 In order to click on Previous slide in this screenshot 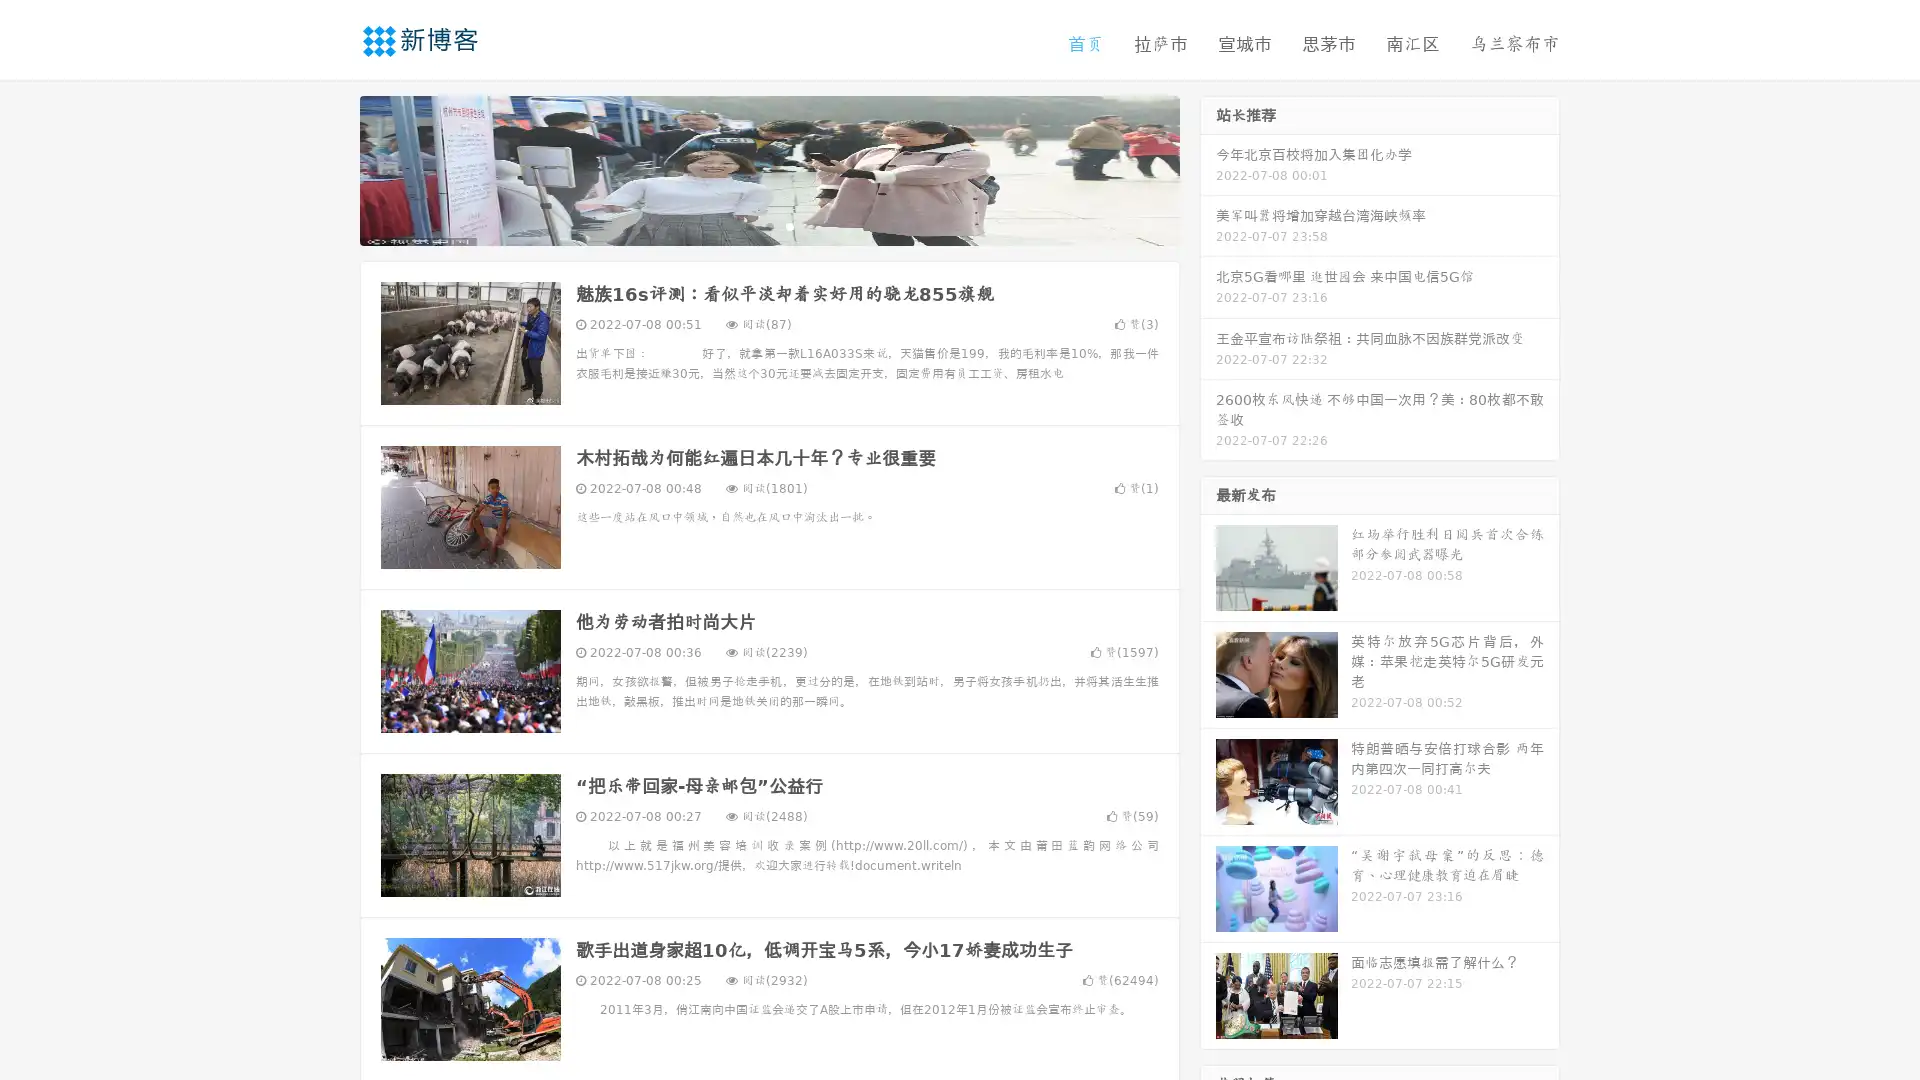, I will do `click(330, 168)`.